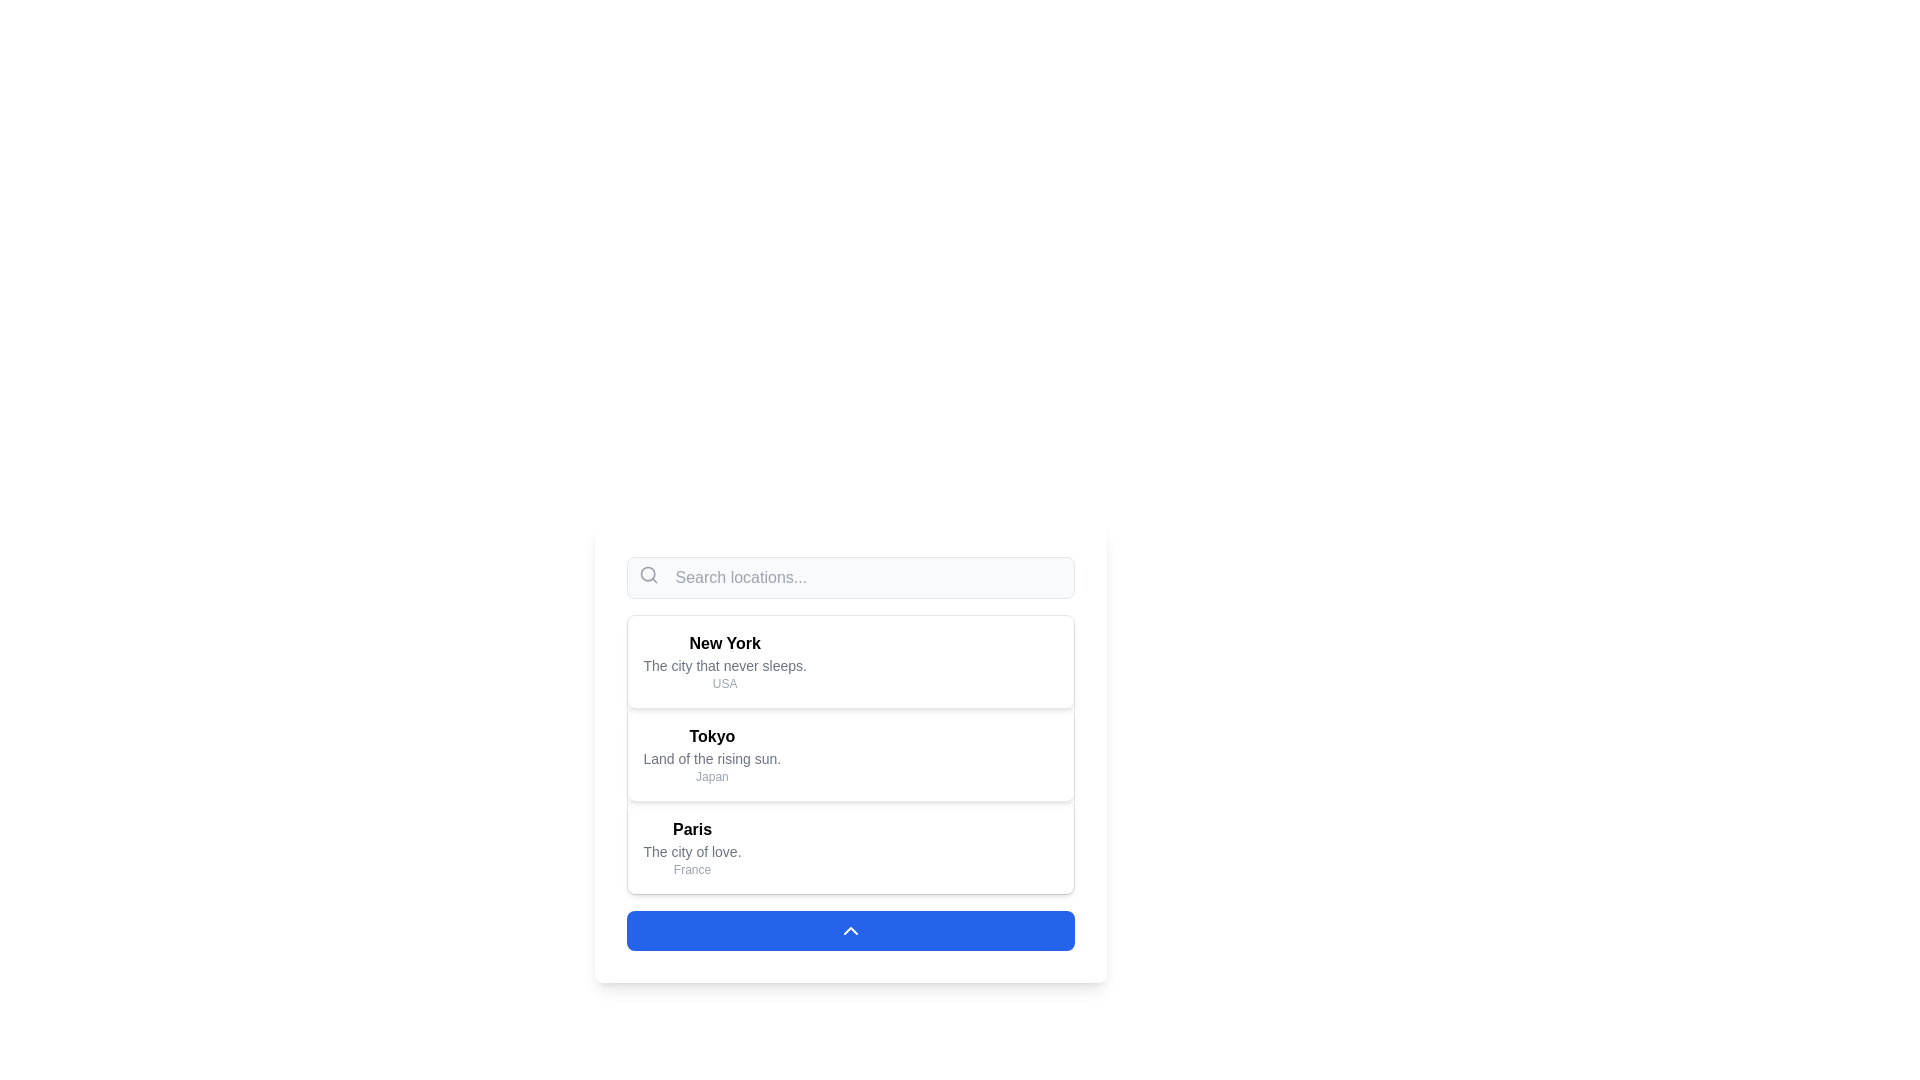 The width and height of the screenshot is (1920, 1080). I want to click on the static text label that provides additional contextual information for the main title 'Tokyo', which is positioned below 'Tokyo' and above 'Japan', so click(712, 759).